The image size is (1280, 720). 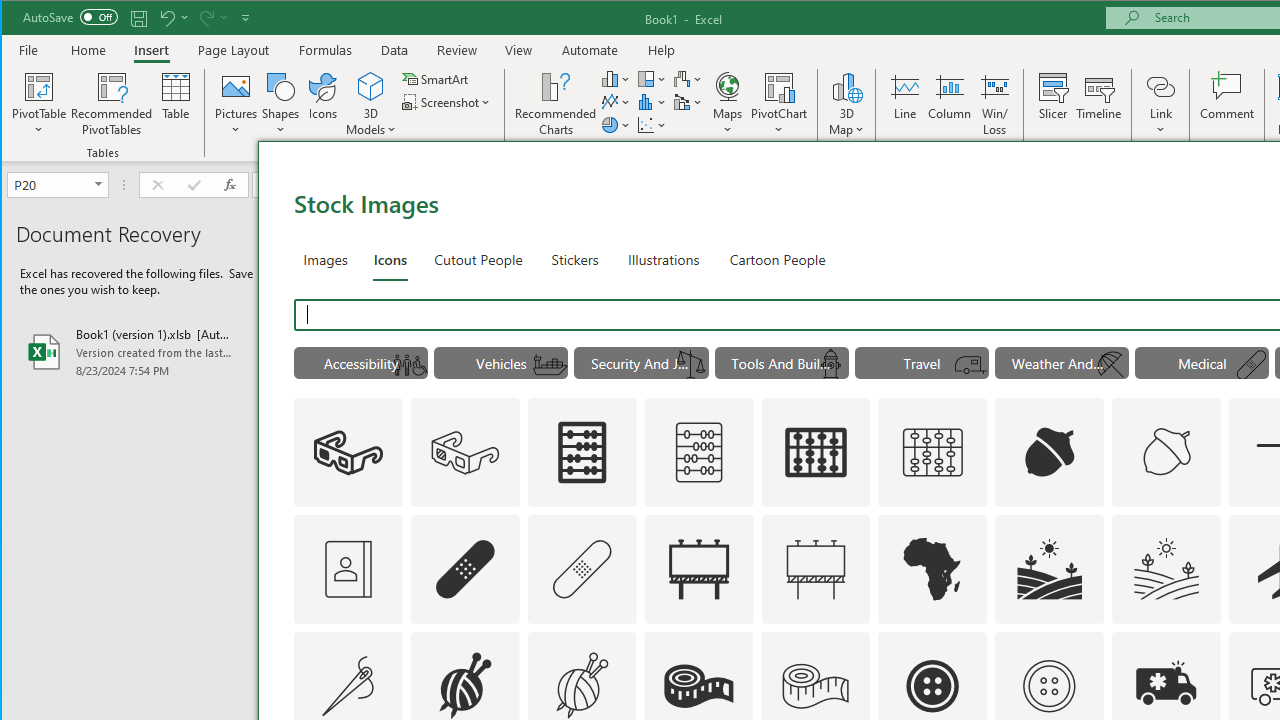 I want to click on 'Comment', so click(x=1226, y=104).